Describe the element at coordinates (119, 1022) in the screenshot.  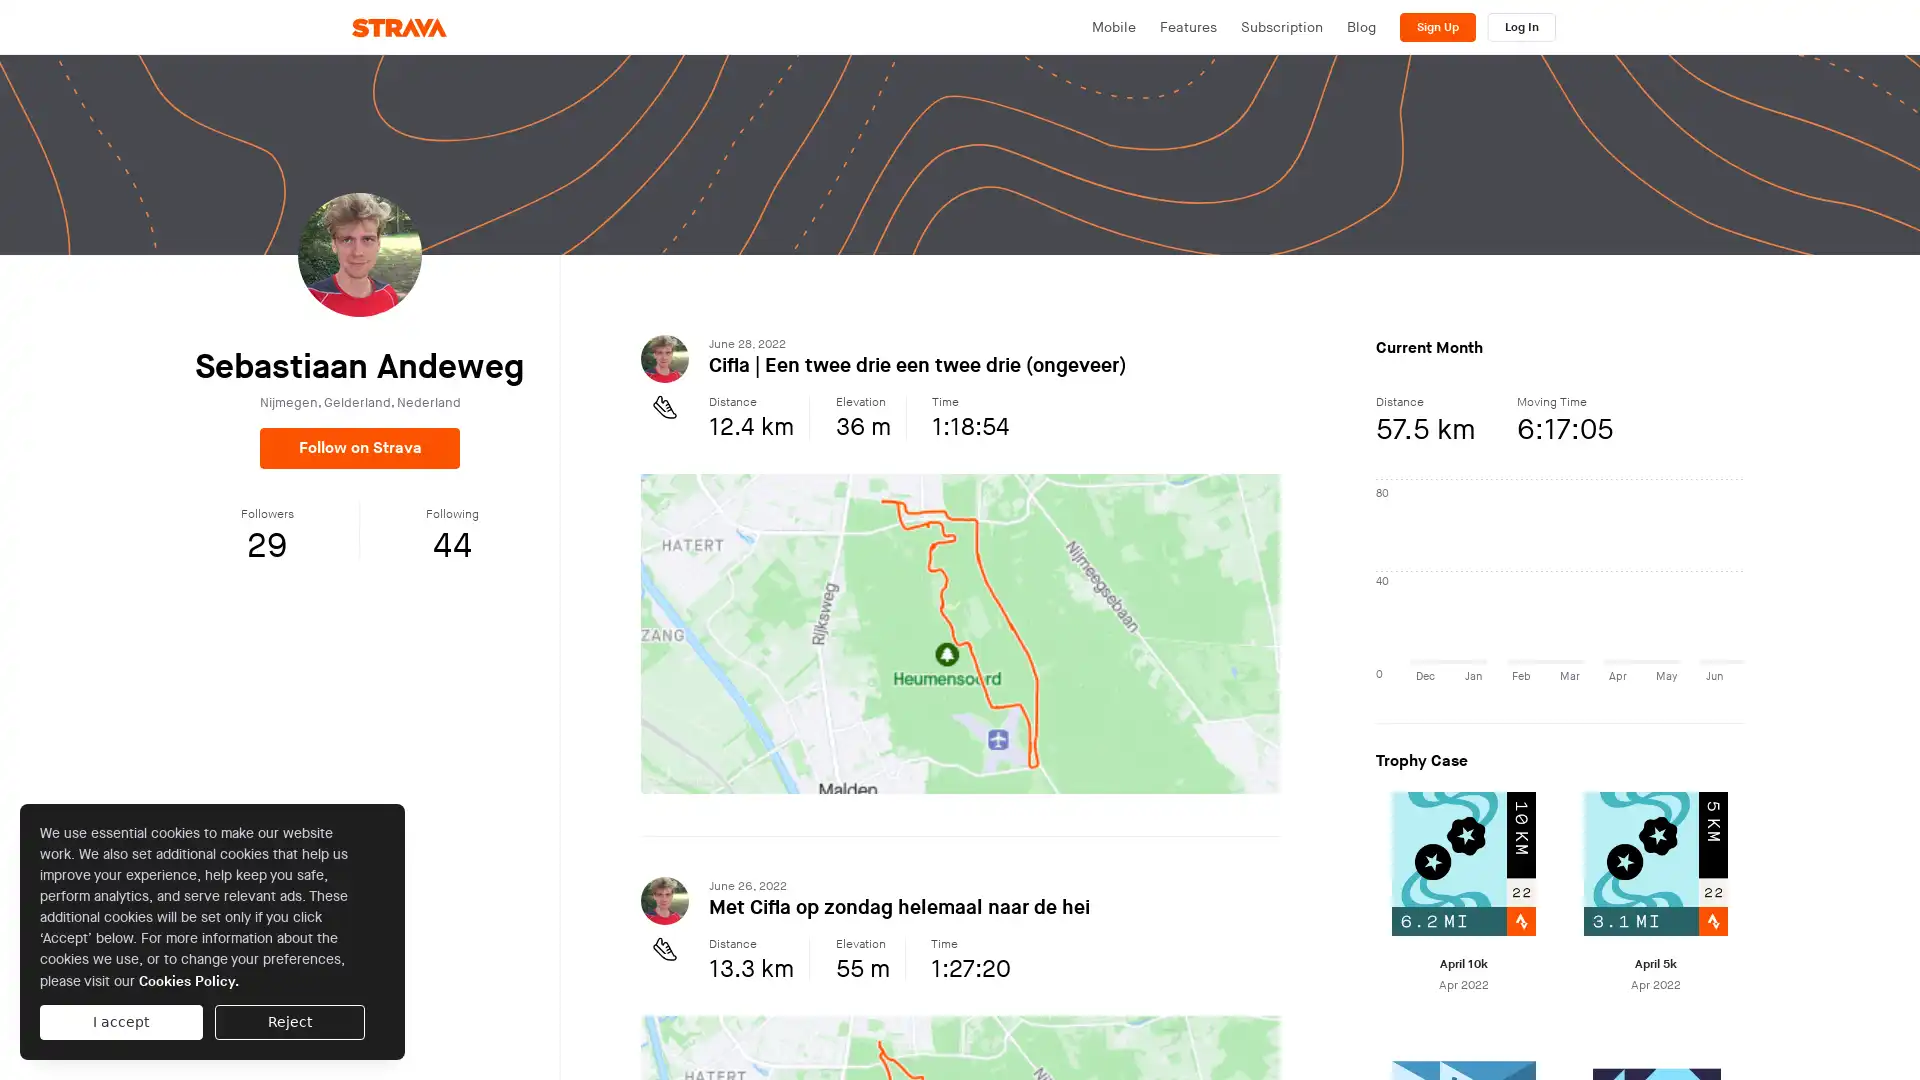
I see `I accept` at that location.